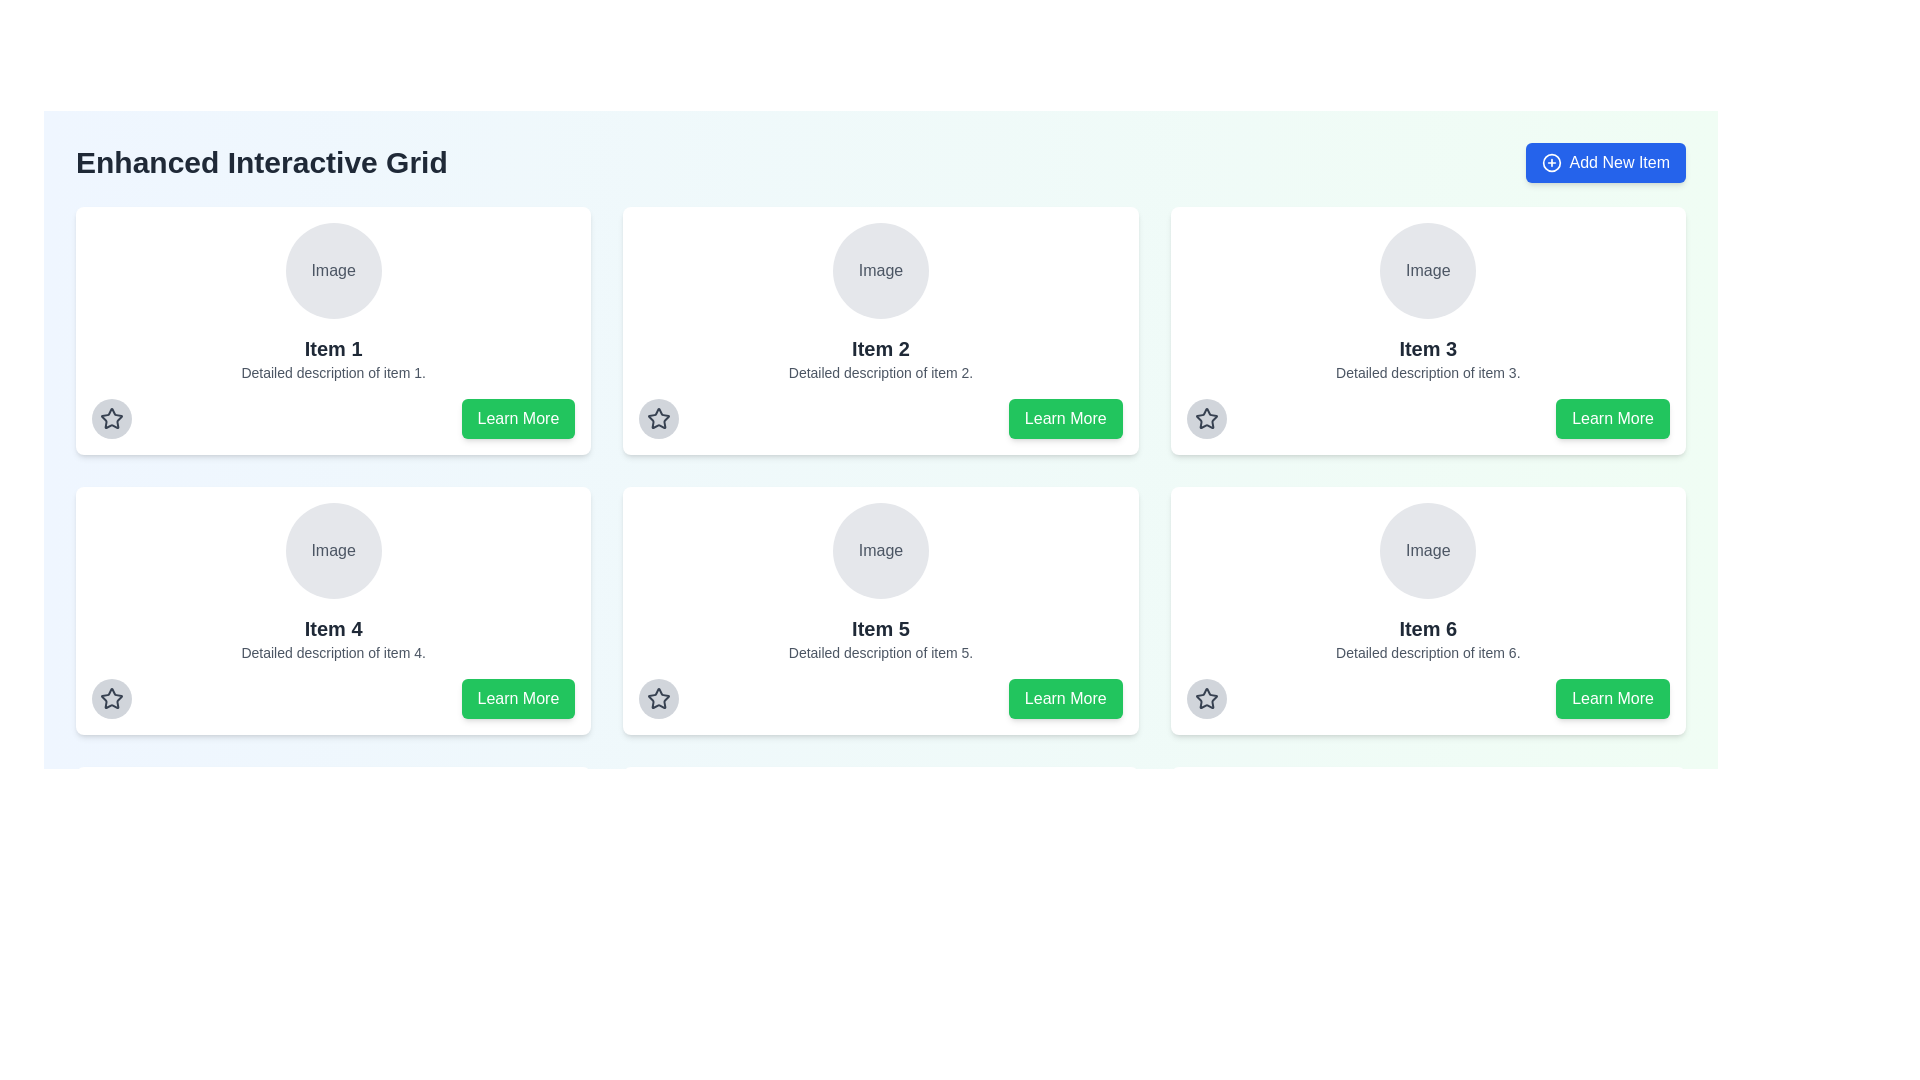 The image size is (1920, 1080). Describe the element at coordinates (333, 347) in the screenshot. I see `text label that acts as a title or header for the top-left card in a 3x2 grid of similar cards, located below an image placeholder and above a smaller description text` at that location.